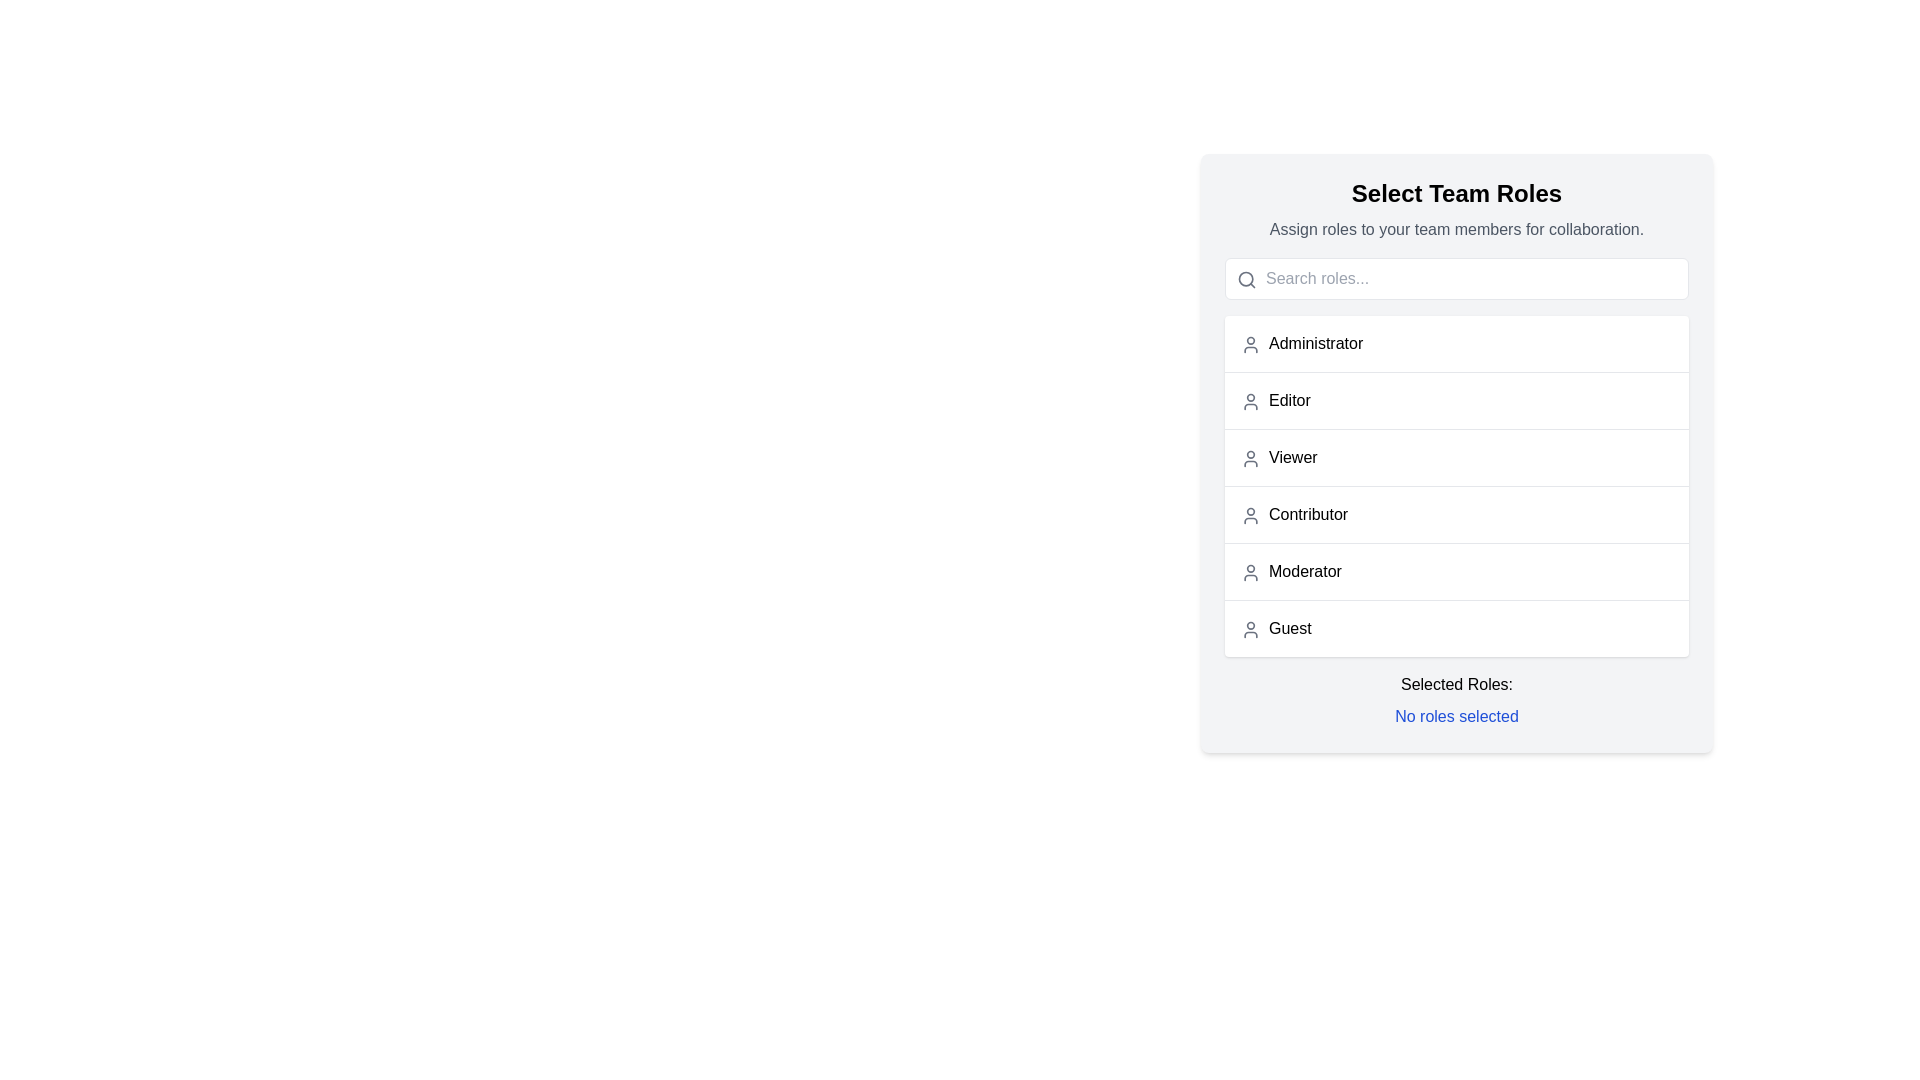 The height and width of the screenshot is (1080, 1920). I want to click on the 'Administrator' role list item, which is the first option in the user roles list, positioned below the search bar and above the 'Editor' option, so click(1457, 342).